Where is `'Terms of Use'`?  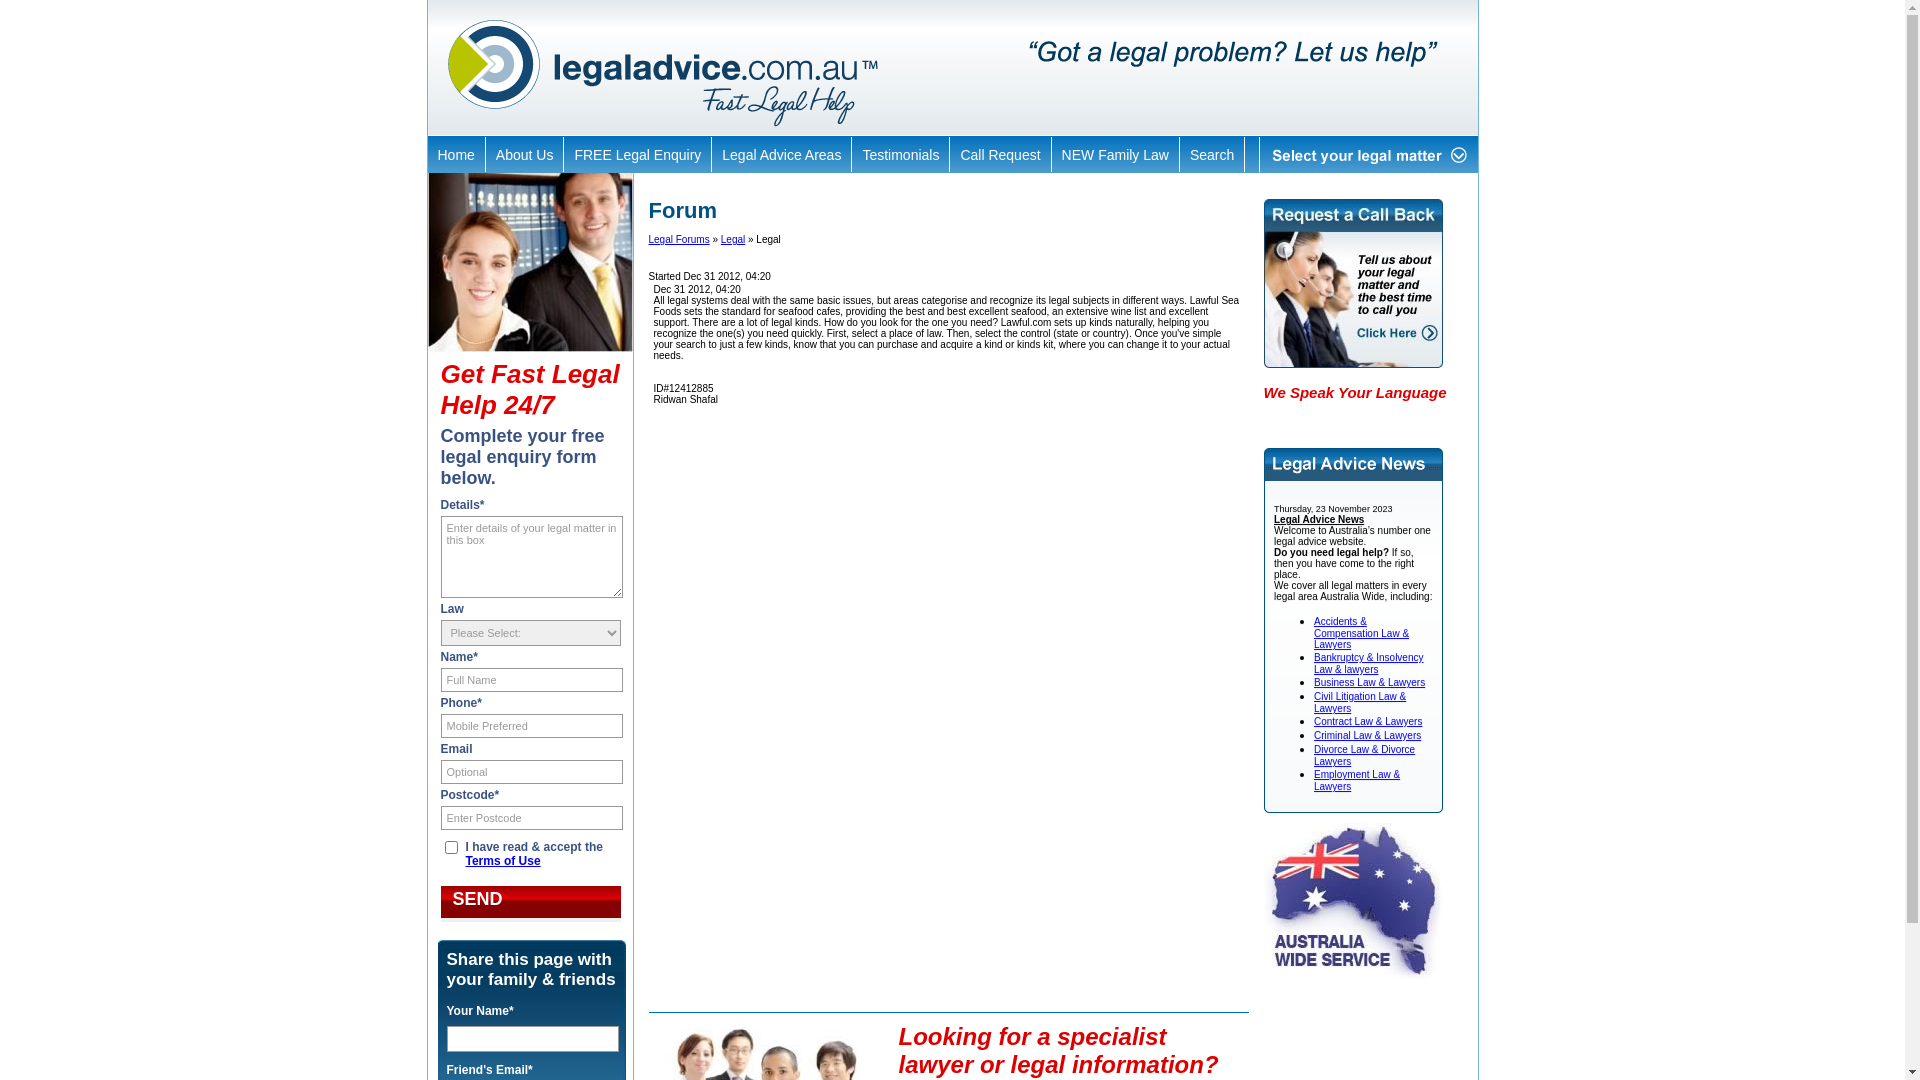
'Terms of Use' is located at coordinates (464, 859).